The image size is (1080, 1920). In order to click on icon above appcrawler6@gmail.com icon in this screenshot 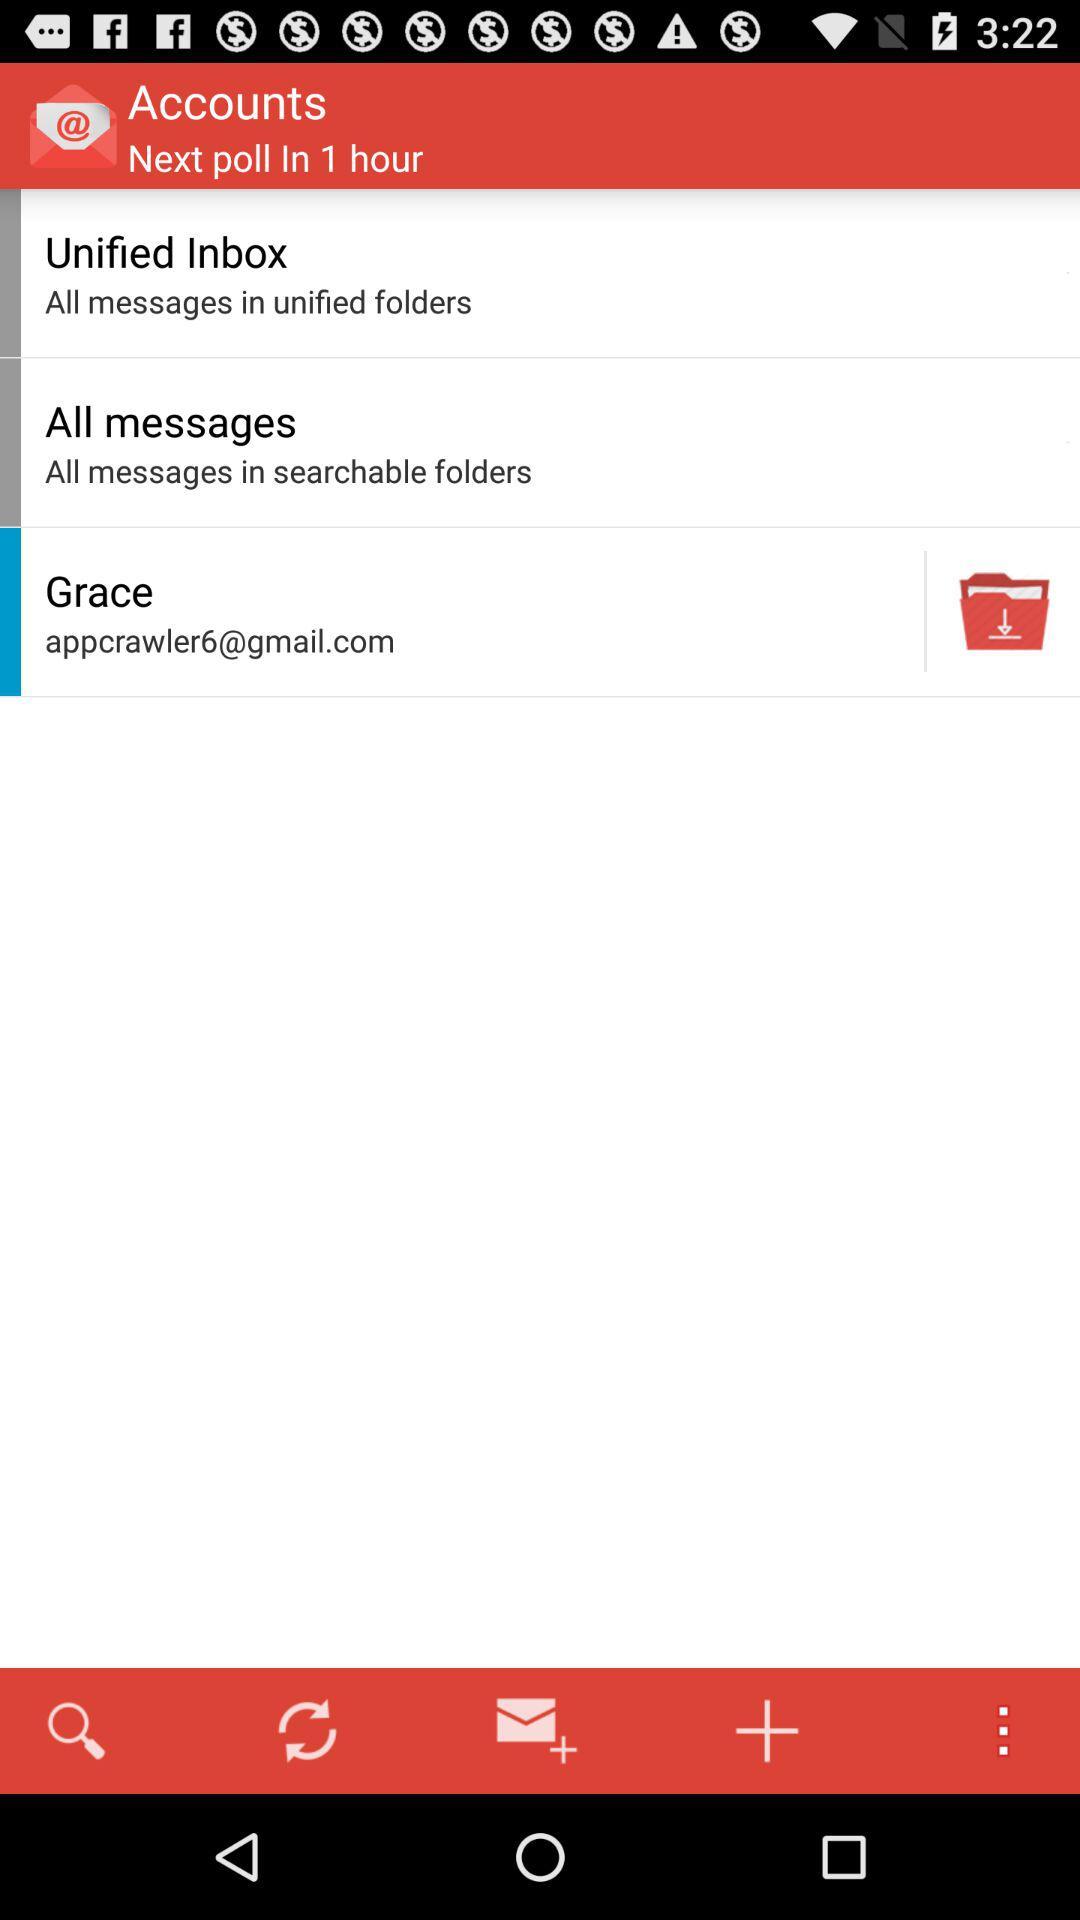, I will do `click(479, 589)`.